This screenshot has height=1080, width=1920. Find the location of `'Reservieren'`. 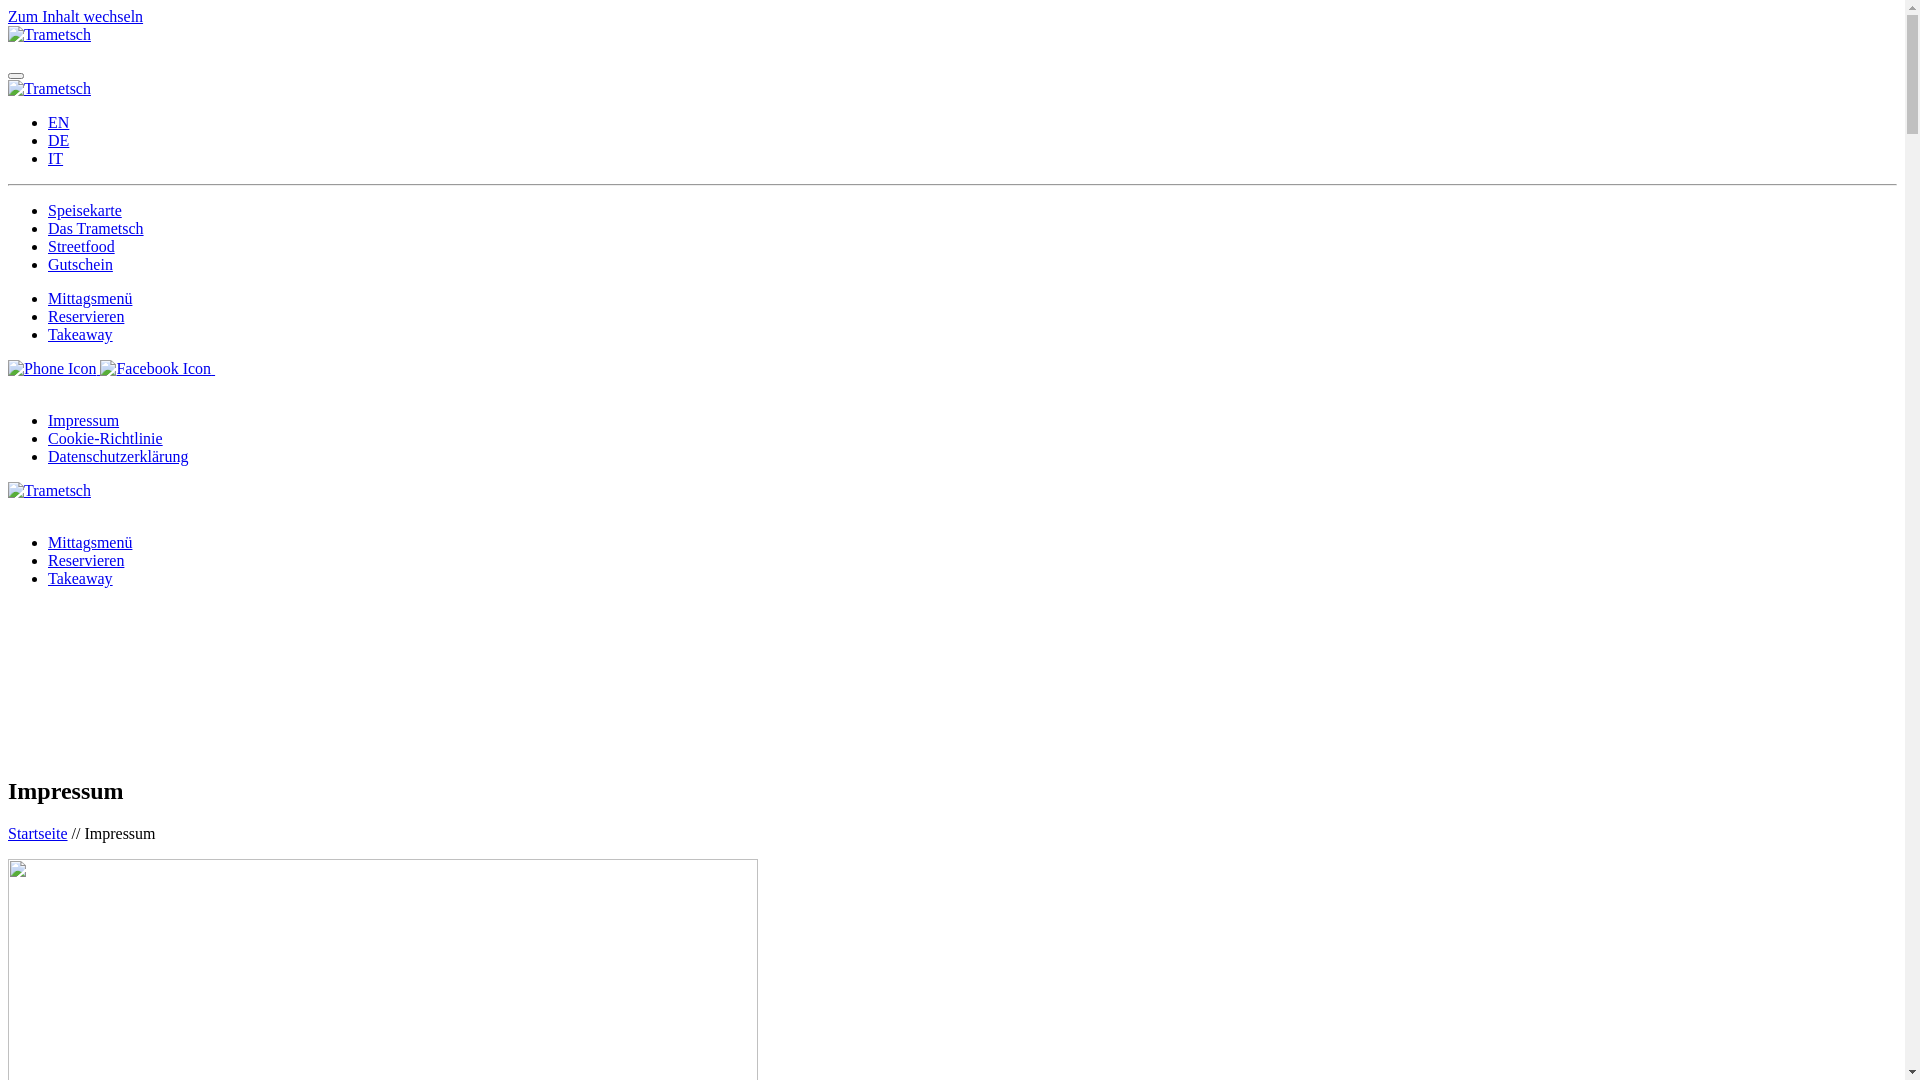

'Reservieren' is located at coordinates (85, 315).